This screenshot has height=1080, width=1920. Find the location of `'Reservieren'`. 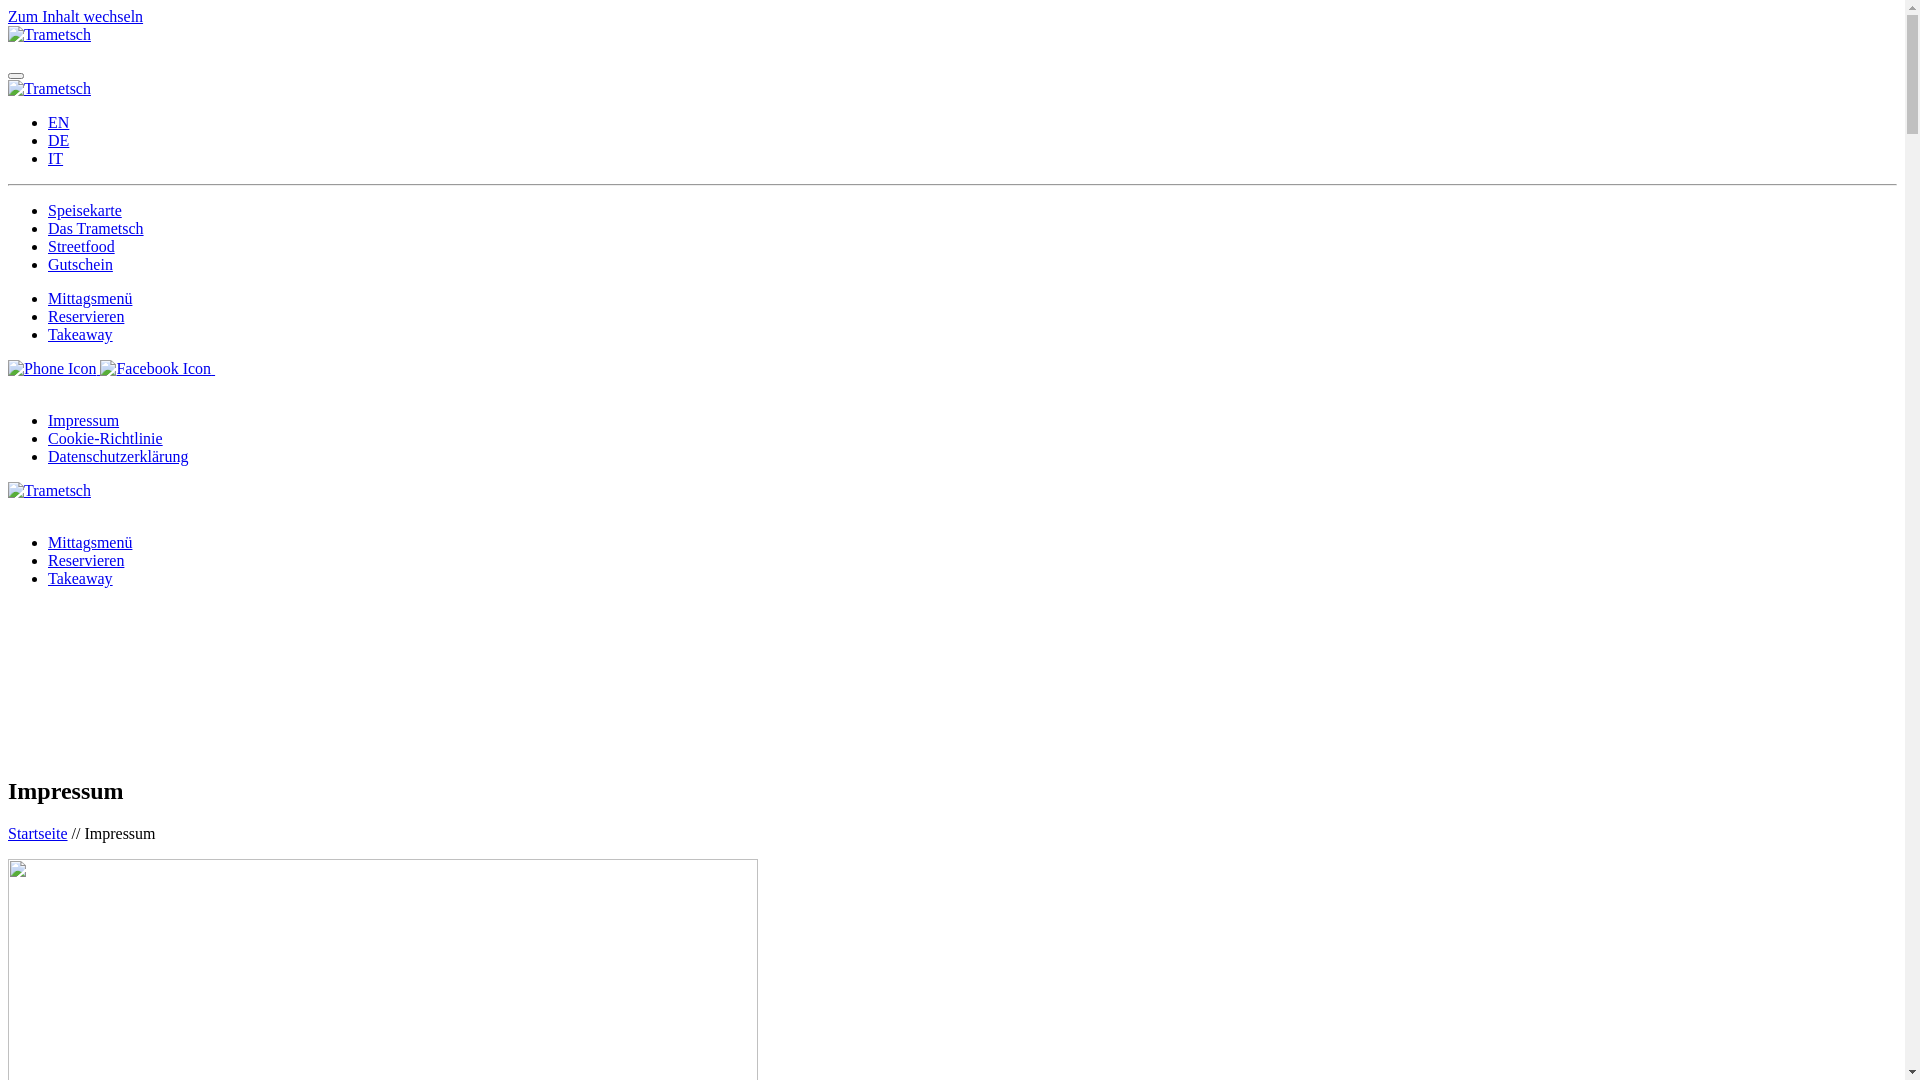

'Reservieren' is located at coordinates (85, 315).